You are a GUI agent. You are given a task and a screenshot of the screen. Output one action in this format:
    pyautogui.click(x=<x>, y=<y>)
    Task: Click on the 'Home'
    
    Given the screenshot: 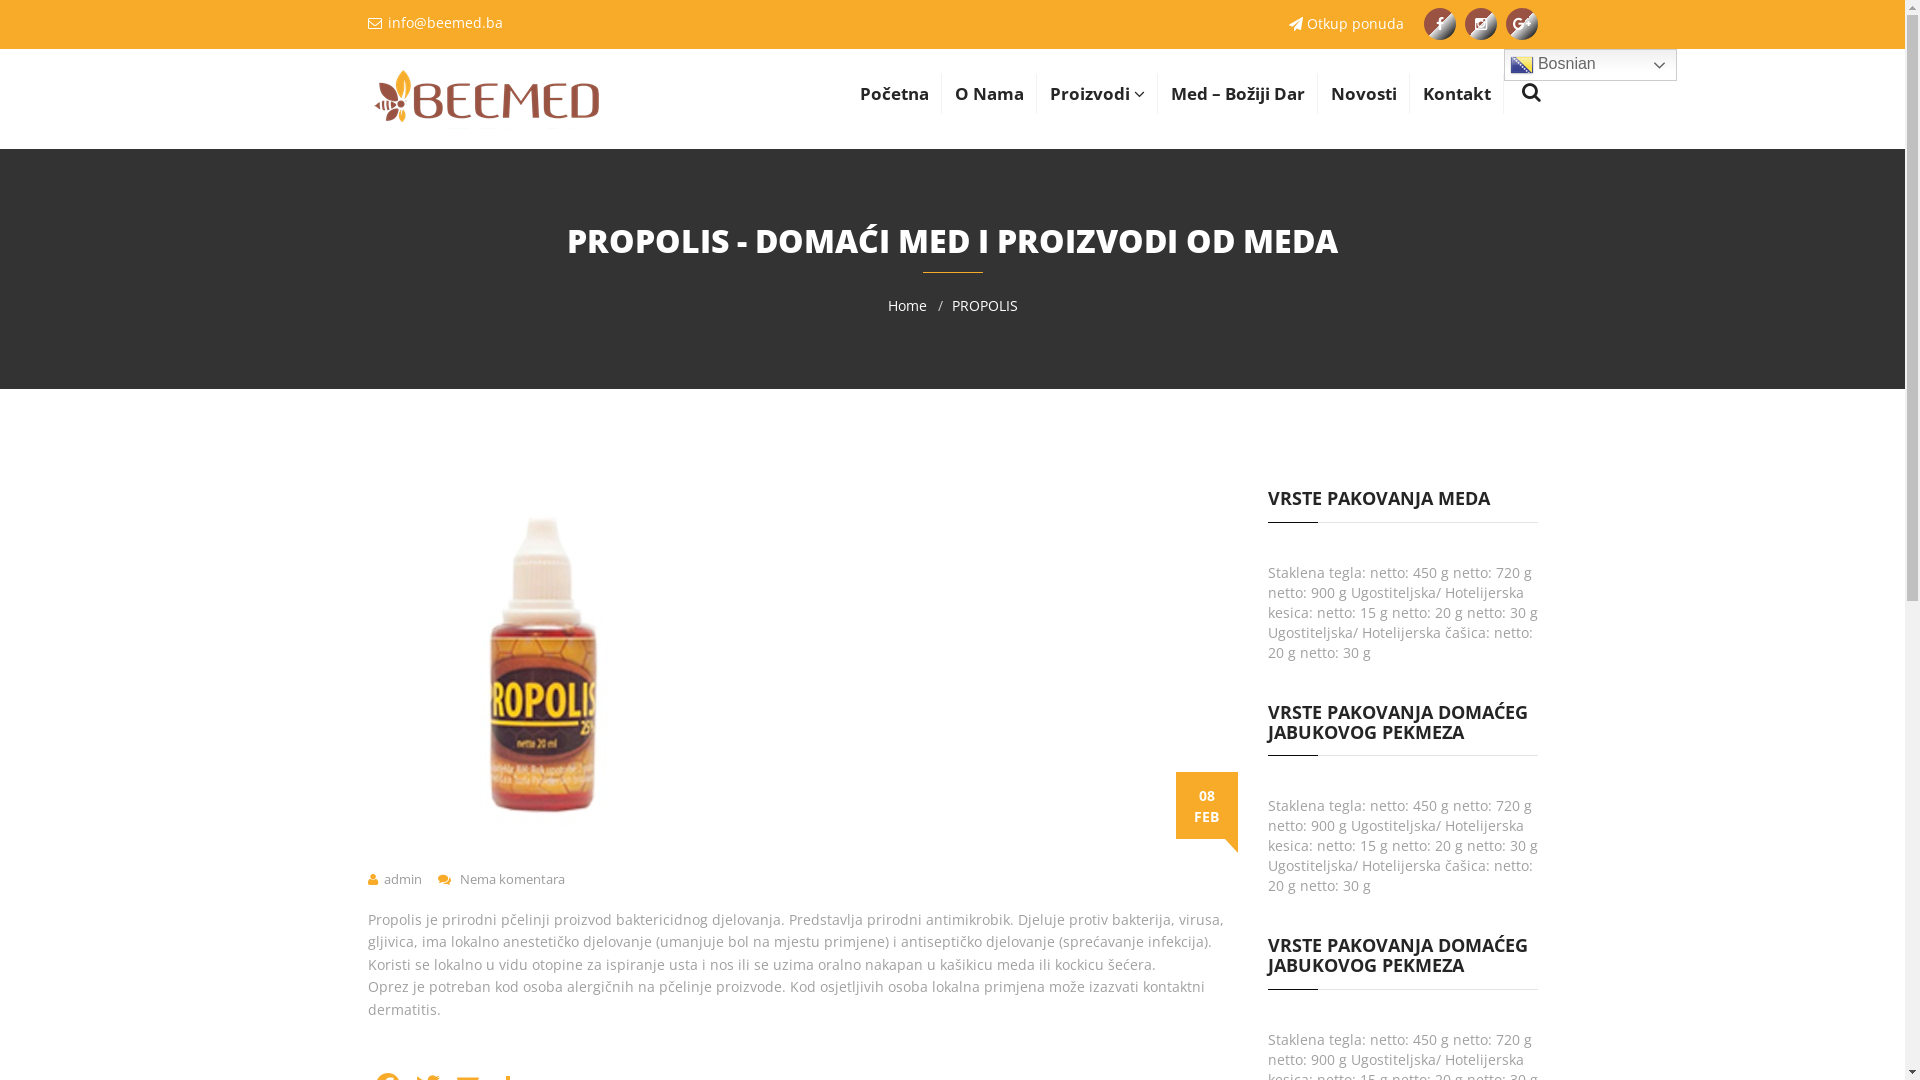 What is the action you would take?
    pyautogui.click(x=906, y=305)
    